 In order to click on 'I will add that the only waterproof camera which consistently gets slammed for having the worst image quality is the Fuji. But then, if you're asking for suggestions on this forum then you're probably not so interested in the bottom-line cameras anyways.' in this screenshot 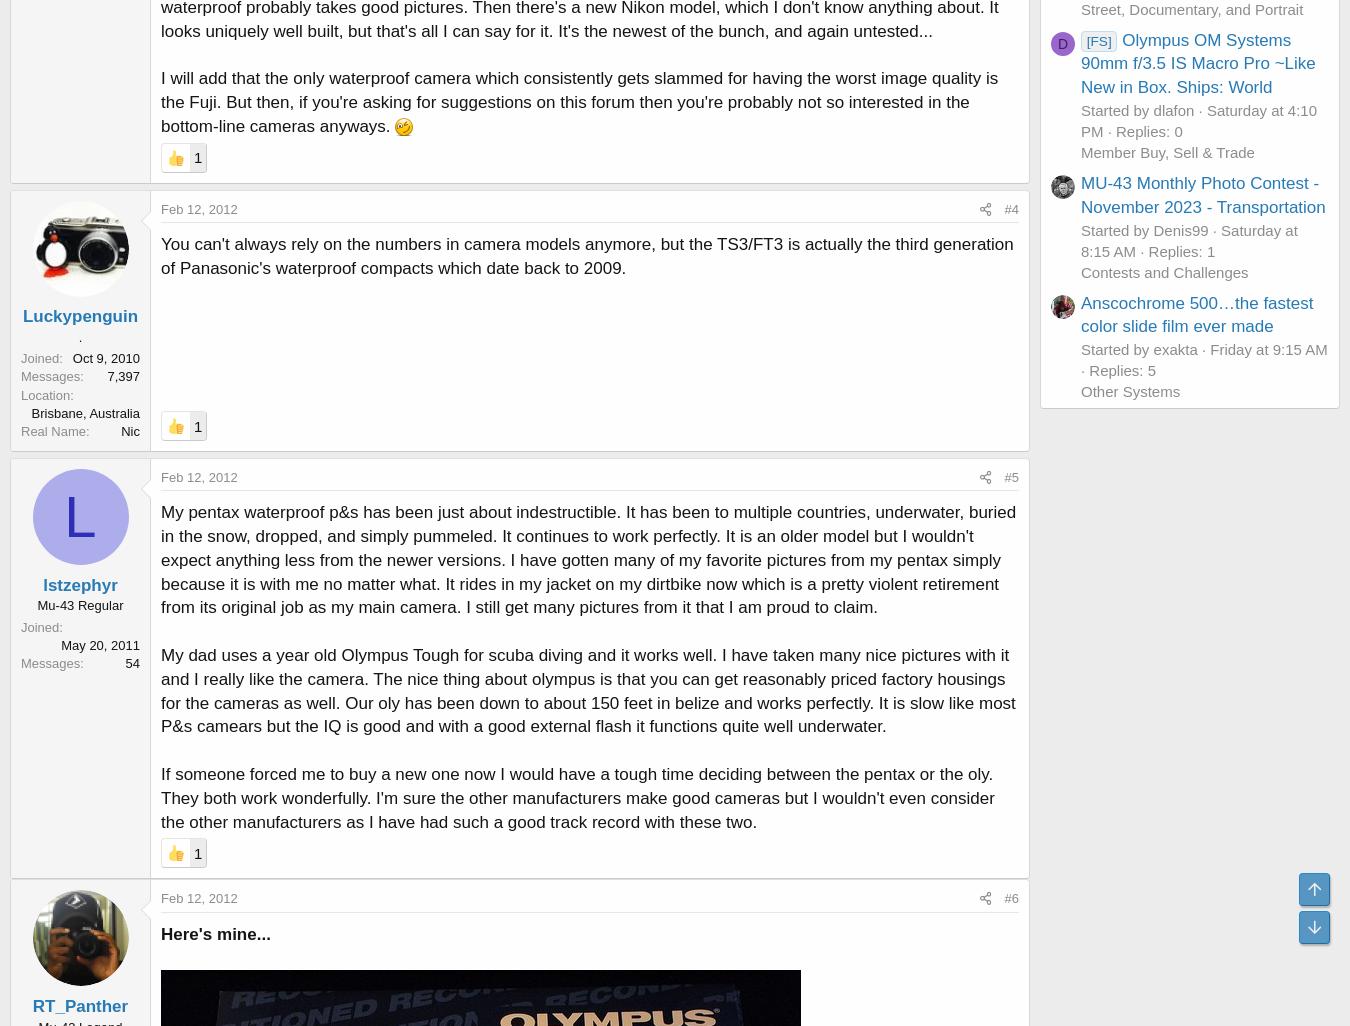, I will do `click(579, 100)`.